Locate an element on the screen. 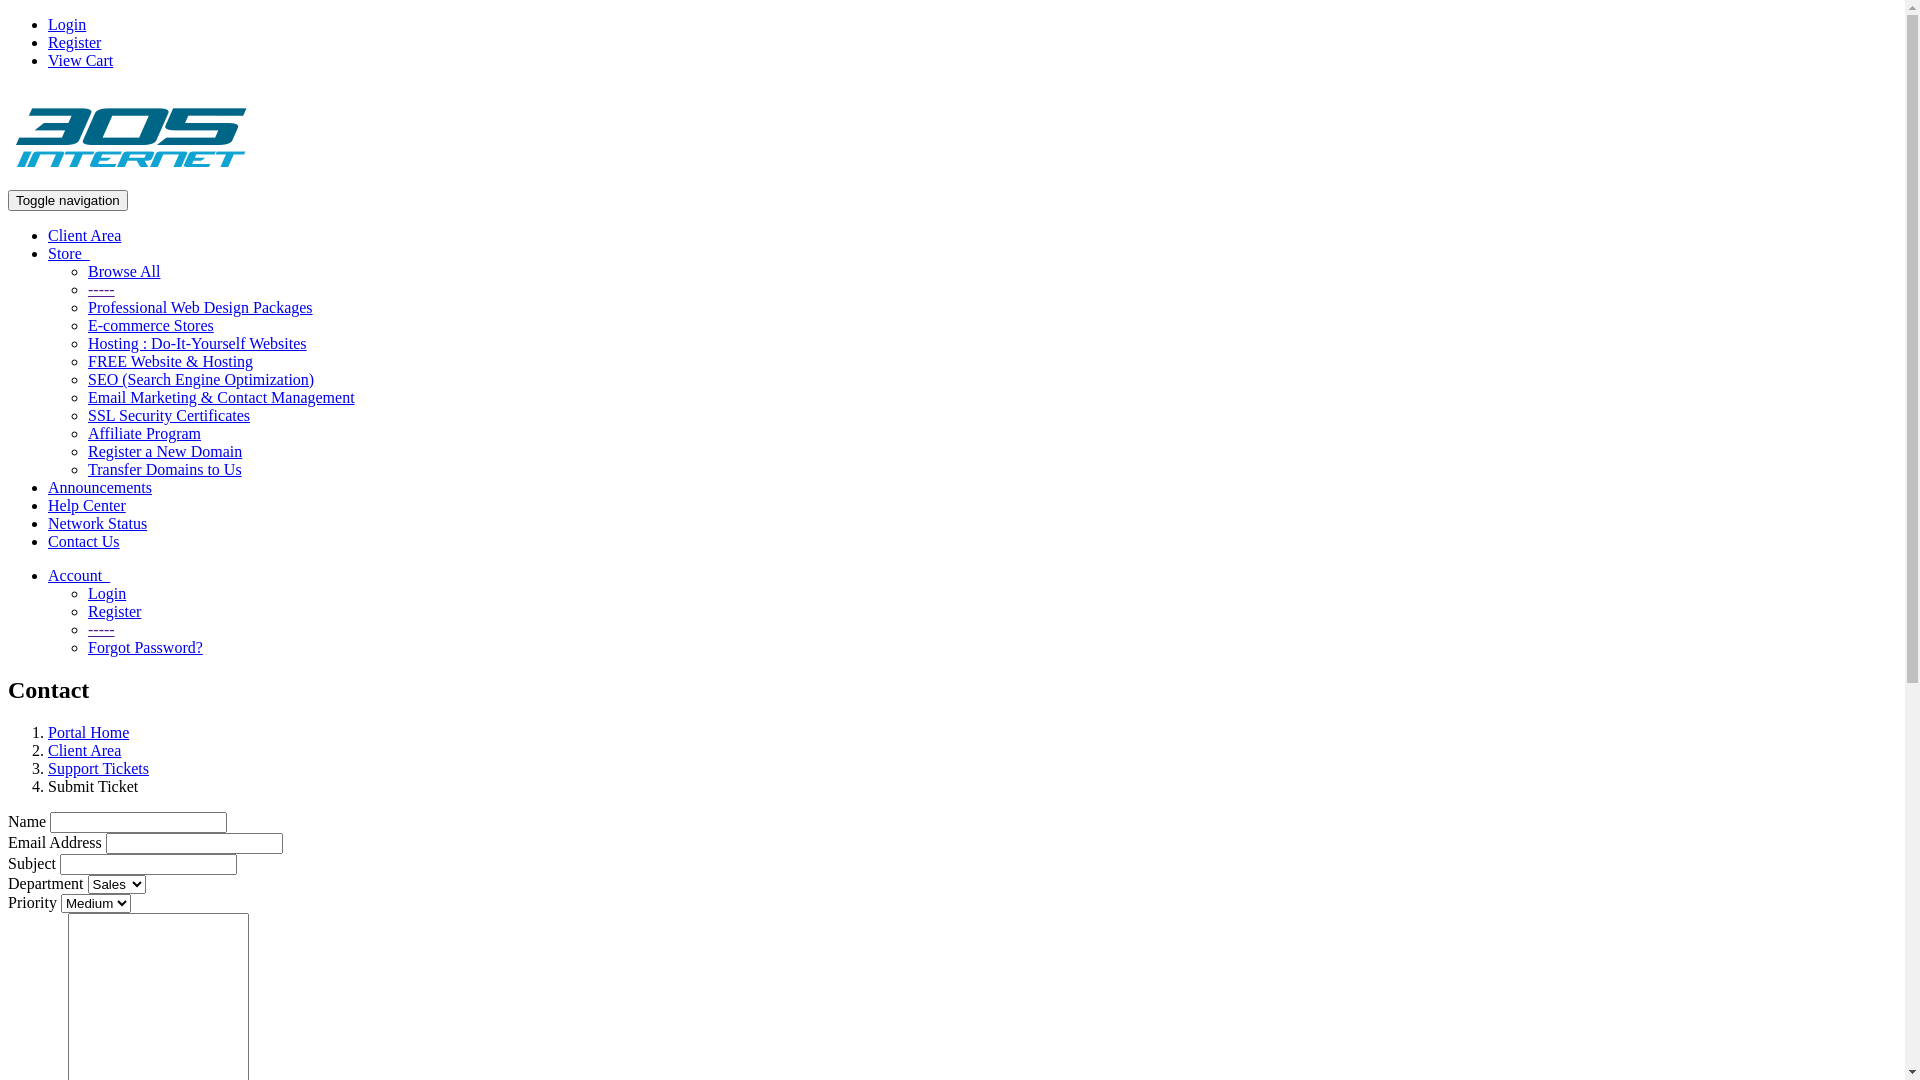 Image resolution: width=1920 pixels, height=1080 pixels. 'Client Area' is located at coordinates (83, 234).